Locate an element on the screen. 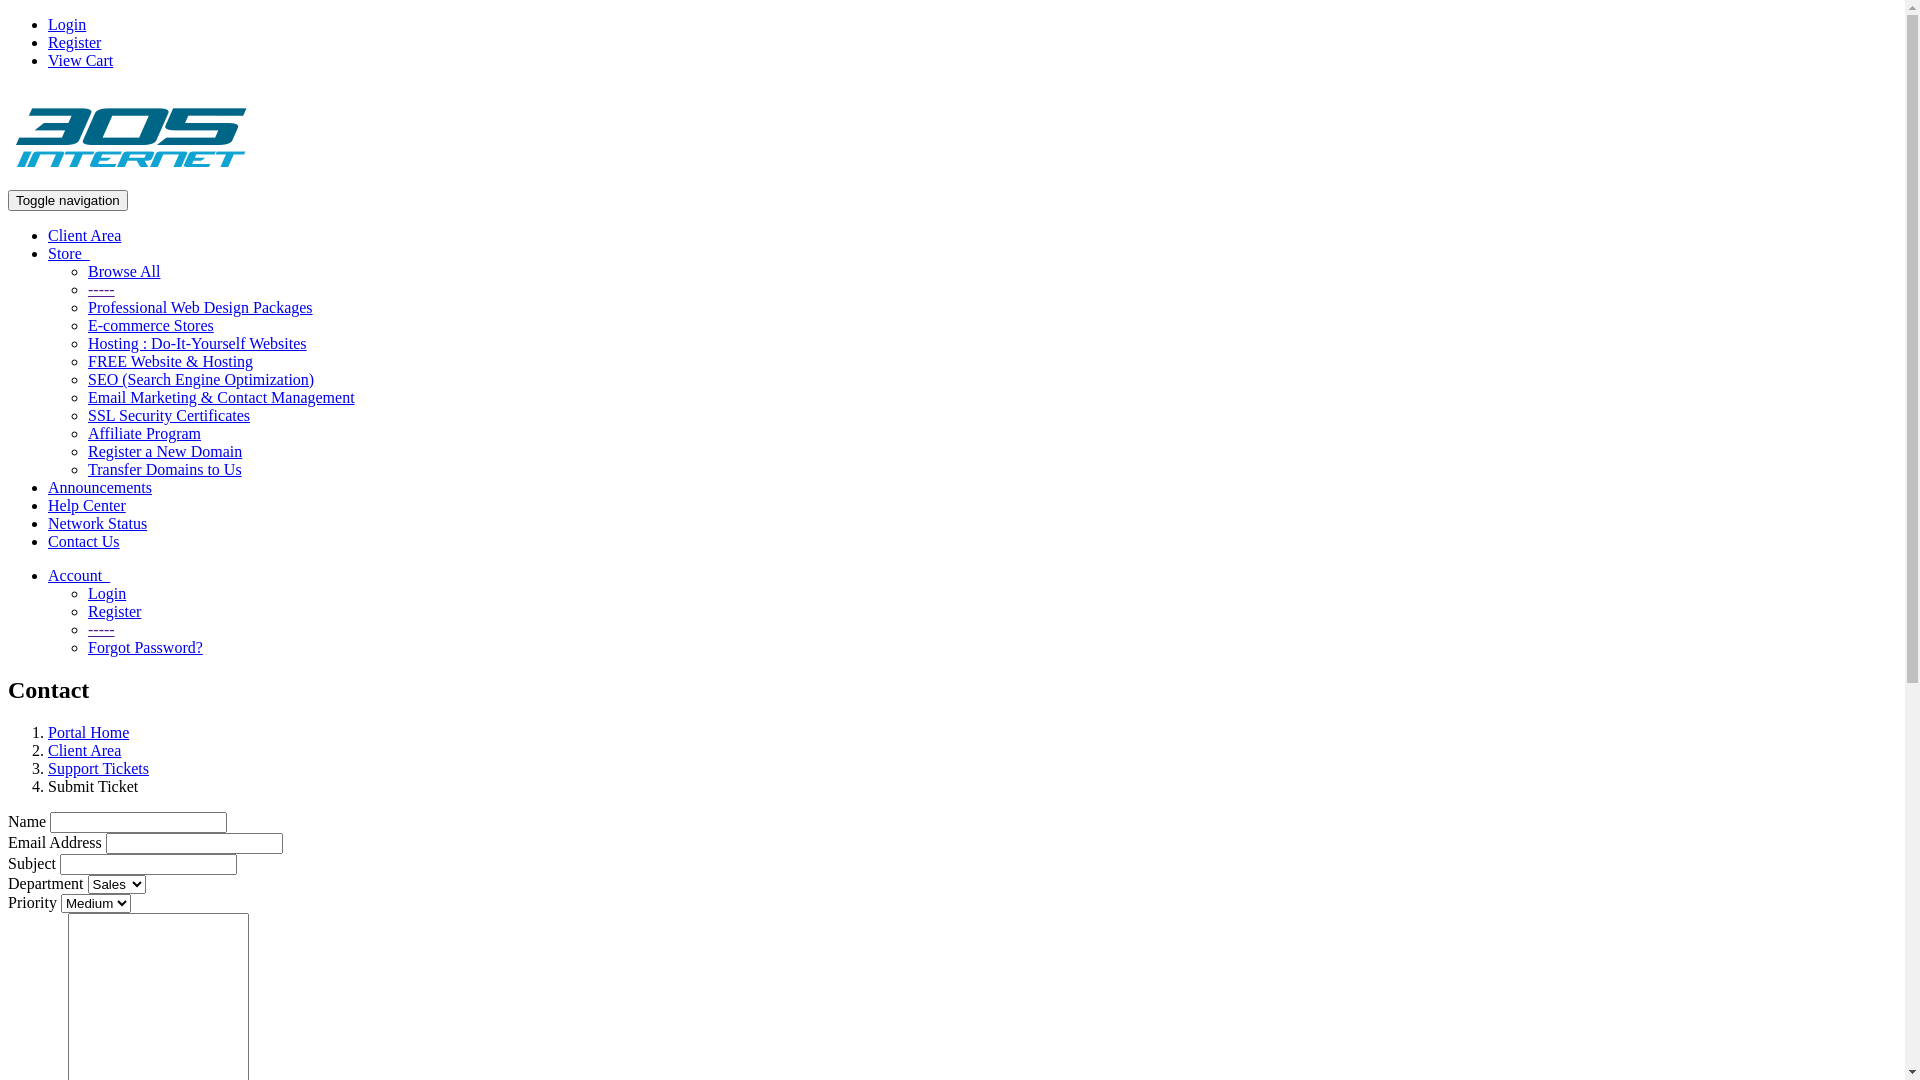 Image resolution: width=1920 pixels, height=1080 pixels. 'Client Area' is located at coordinates (83, 234).